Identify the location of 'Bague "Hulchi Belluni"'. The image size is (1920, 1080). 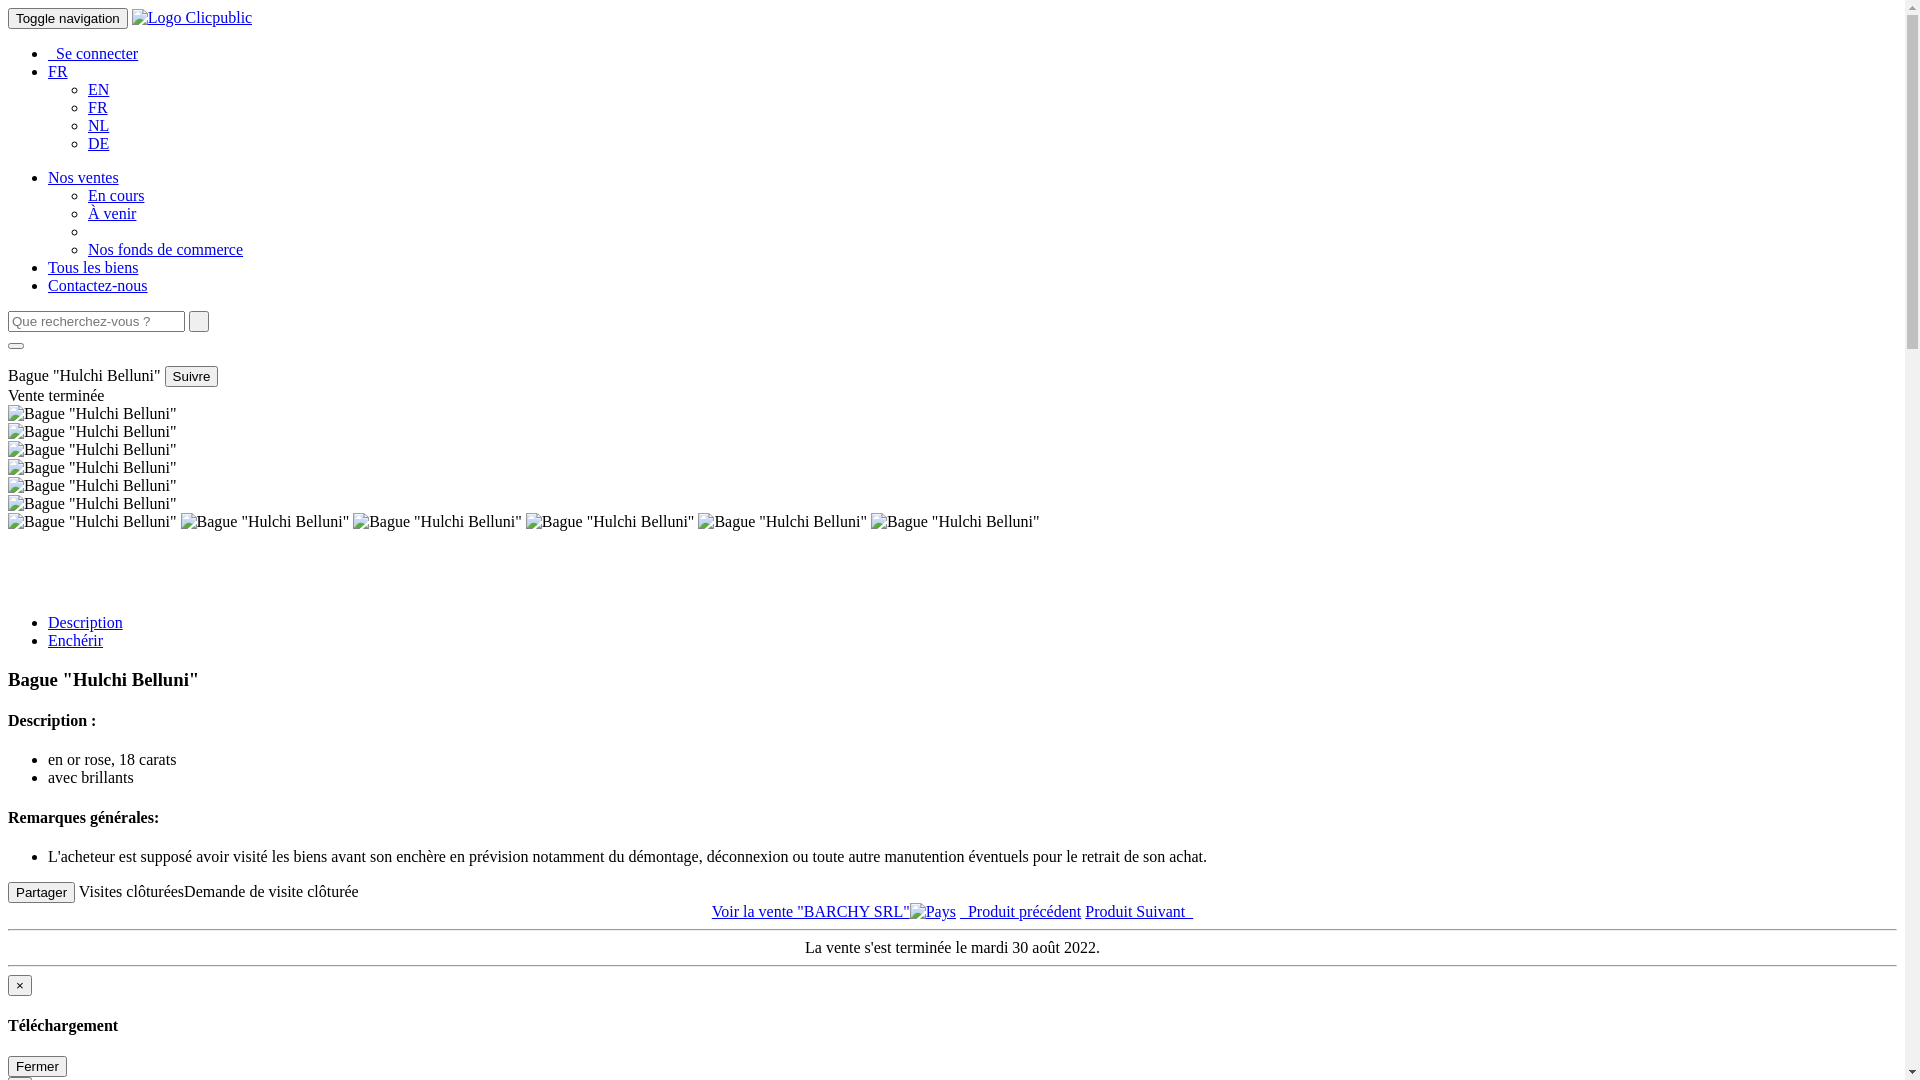
(91, 431).